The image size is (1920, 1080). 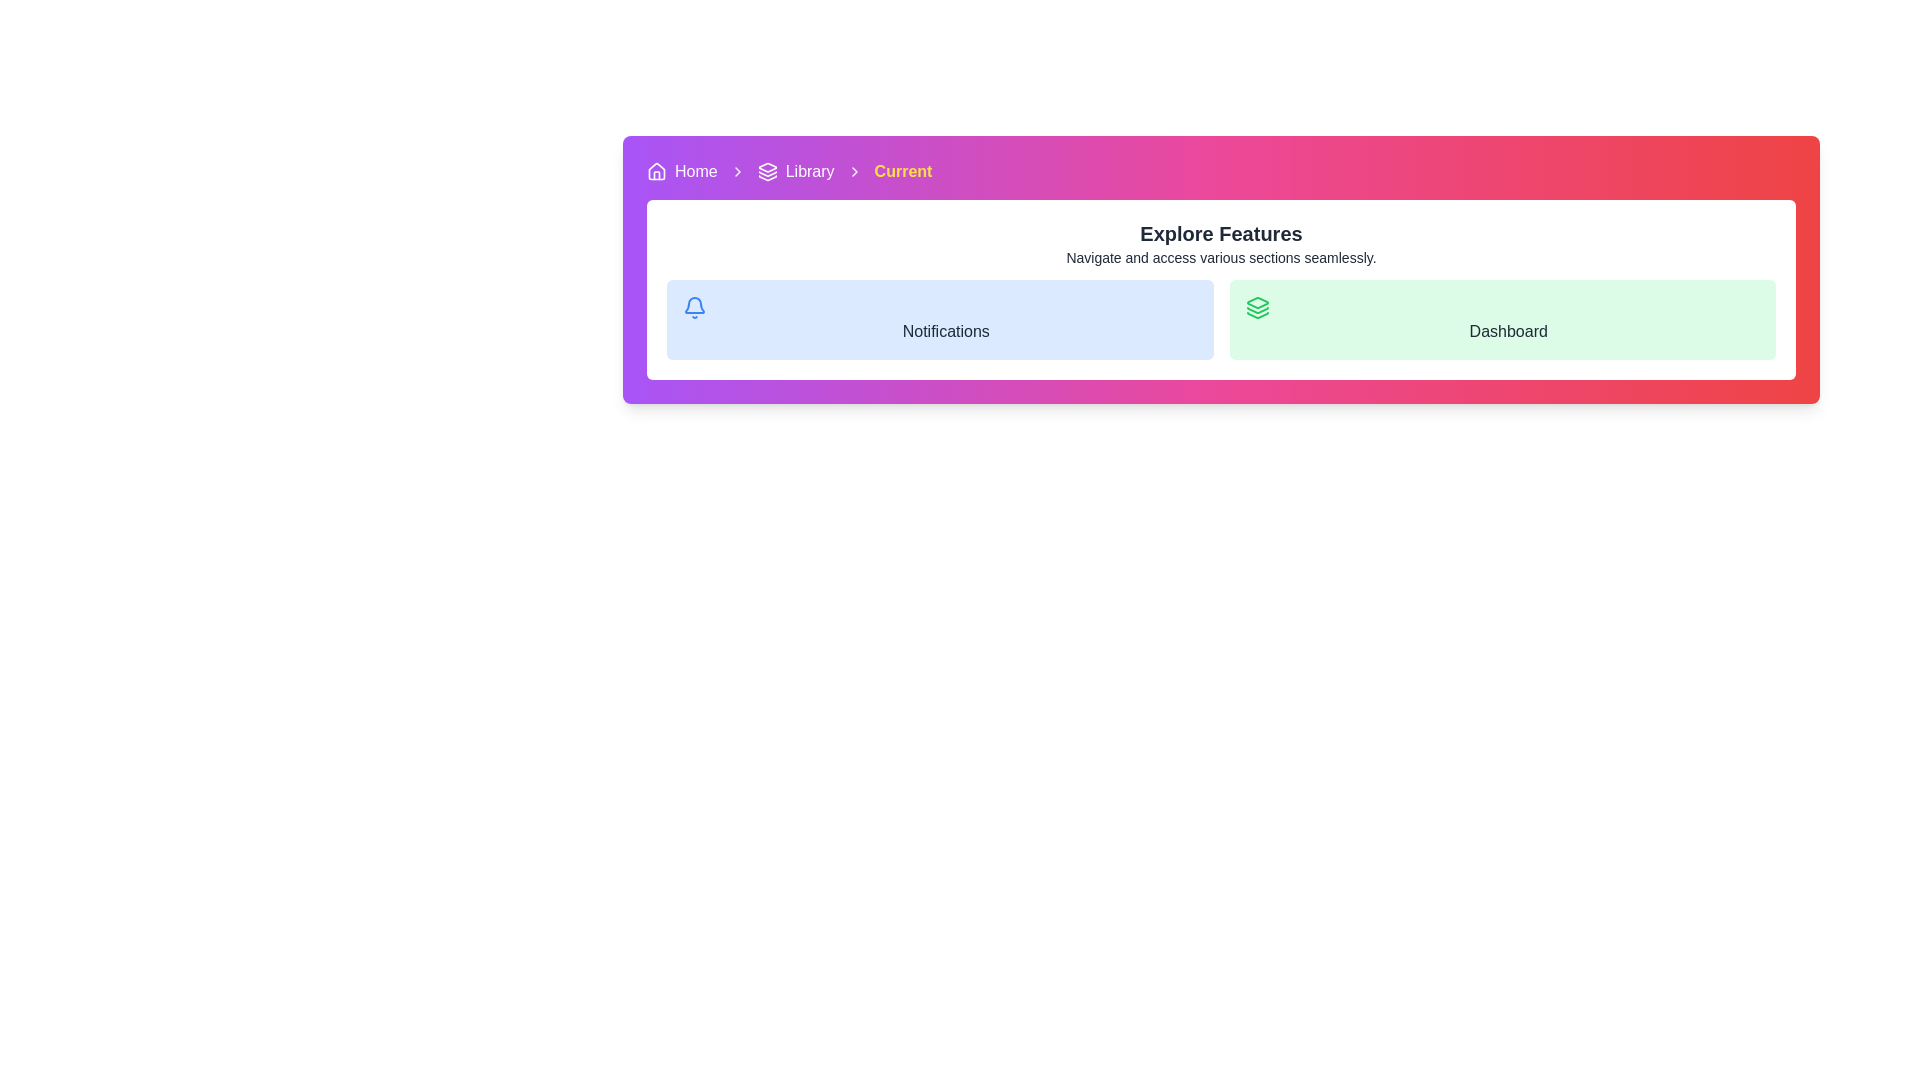 I want to click on the right-facing chevron icon located between the breadcrumb links 'Library' and 'Current' in the breadcrumb navigation bar, so click(x=854, y=171).